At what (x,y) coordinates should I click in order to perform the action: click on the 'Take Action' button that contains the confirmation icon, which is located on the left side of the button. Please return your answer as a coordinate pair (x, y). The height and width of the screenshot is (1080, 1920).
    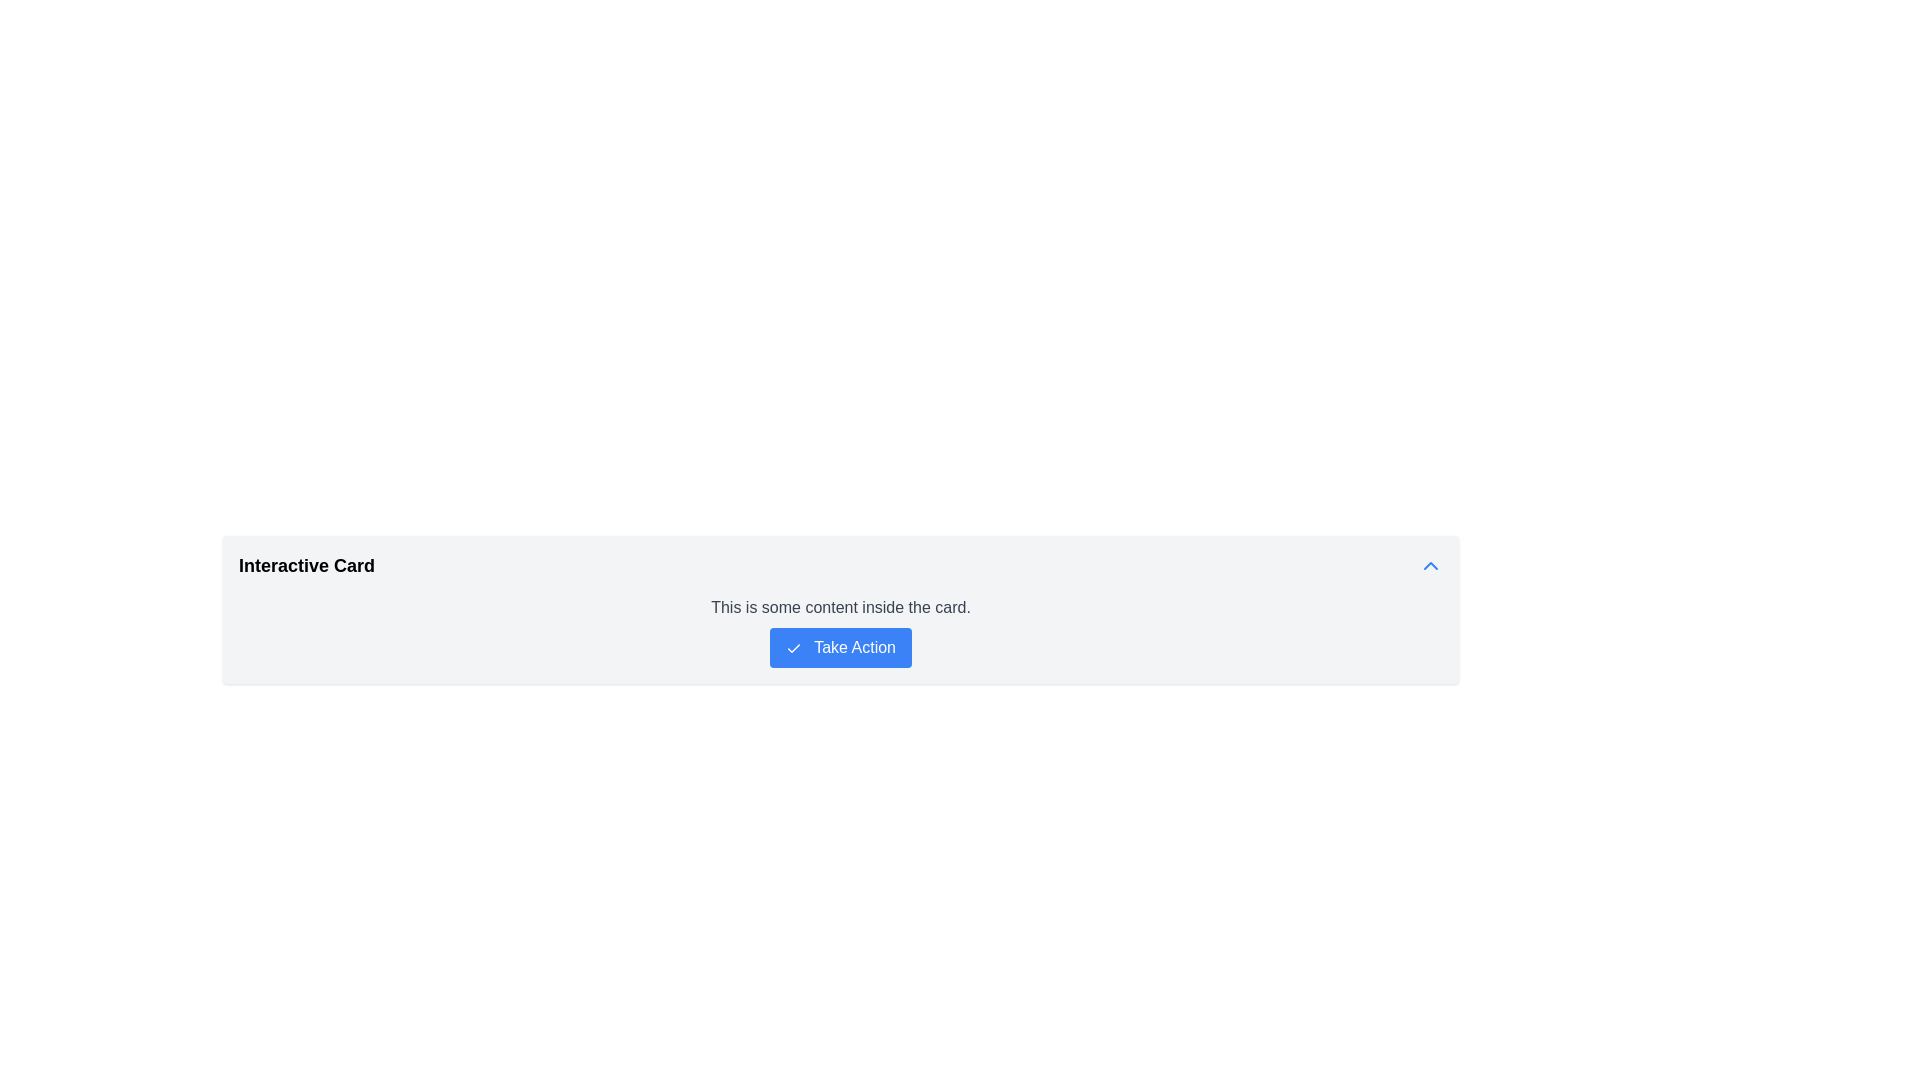
    Looking at the image, I should click on (792, 648).